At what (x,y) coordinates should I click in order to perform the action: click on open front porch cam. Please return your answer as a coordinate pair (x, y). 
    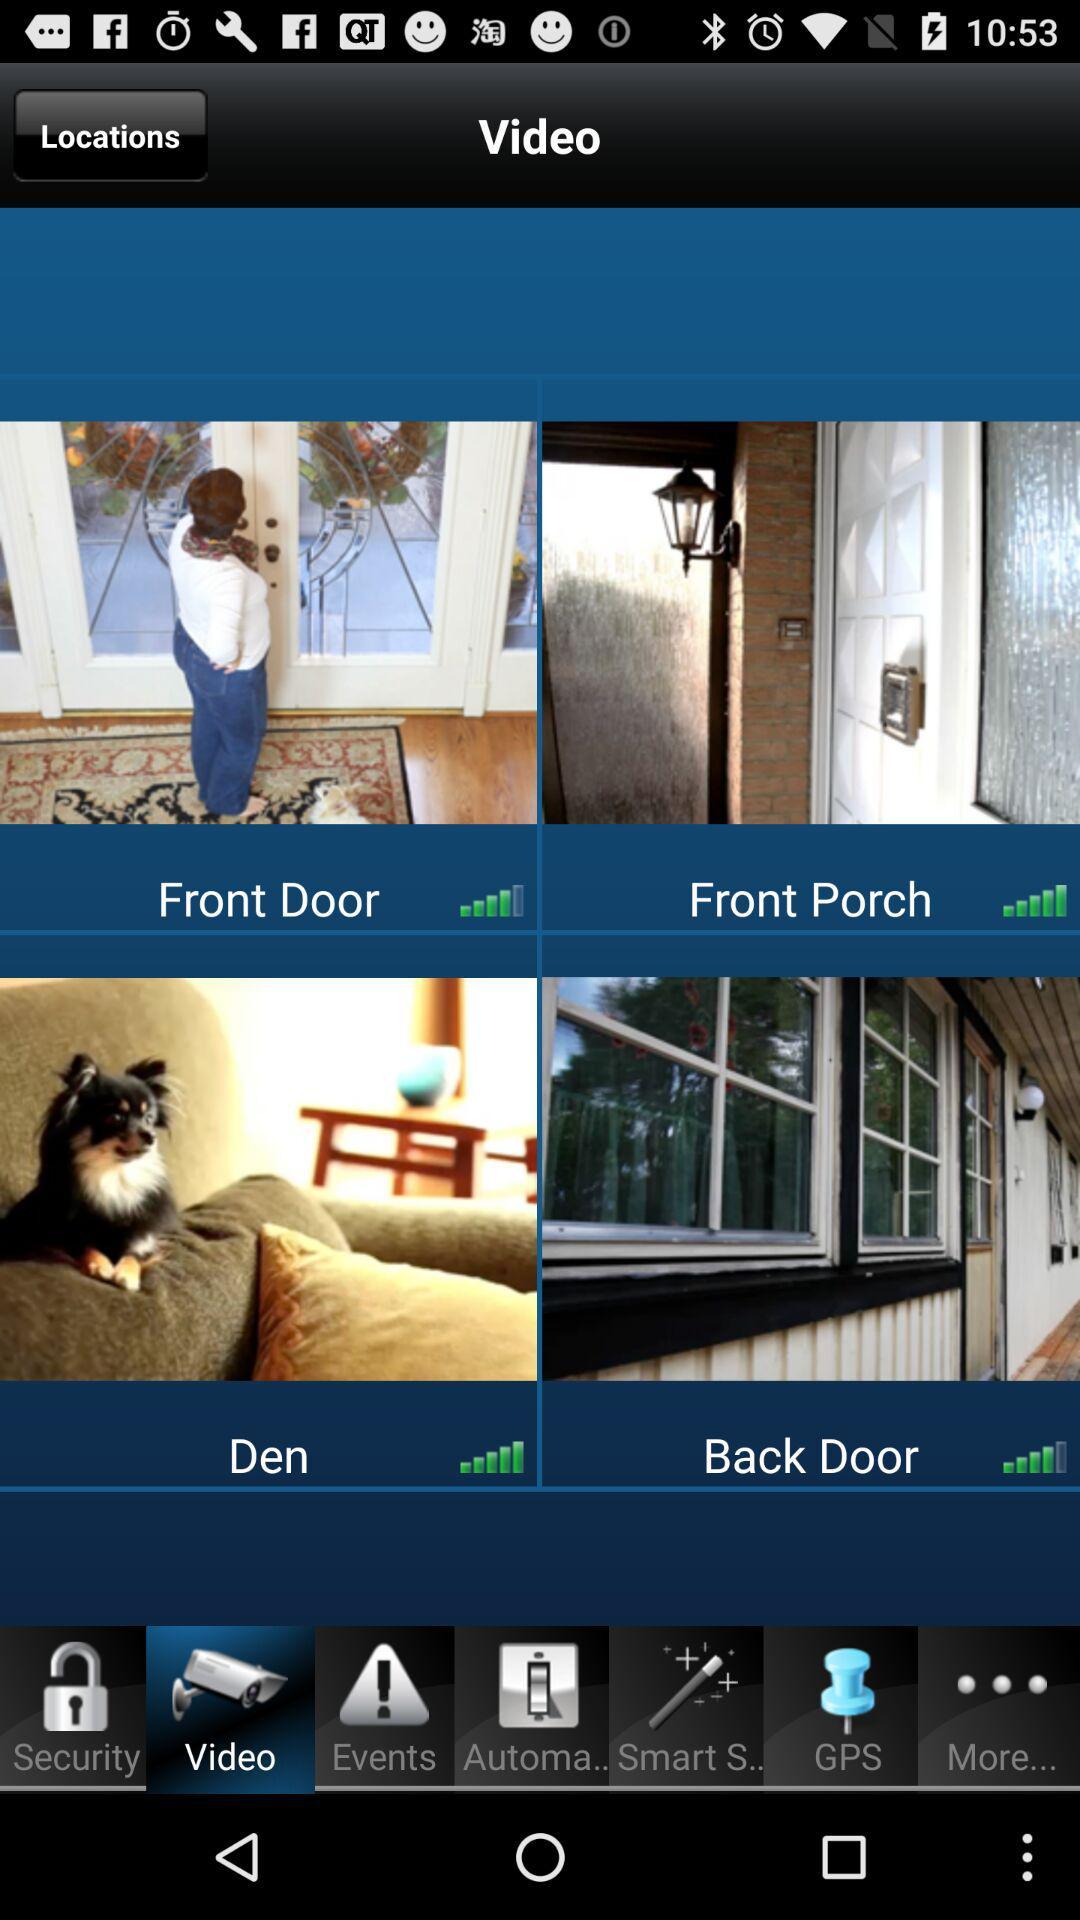
    Looking at the image, I should click on (811, 621).